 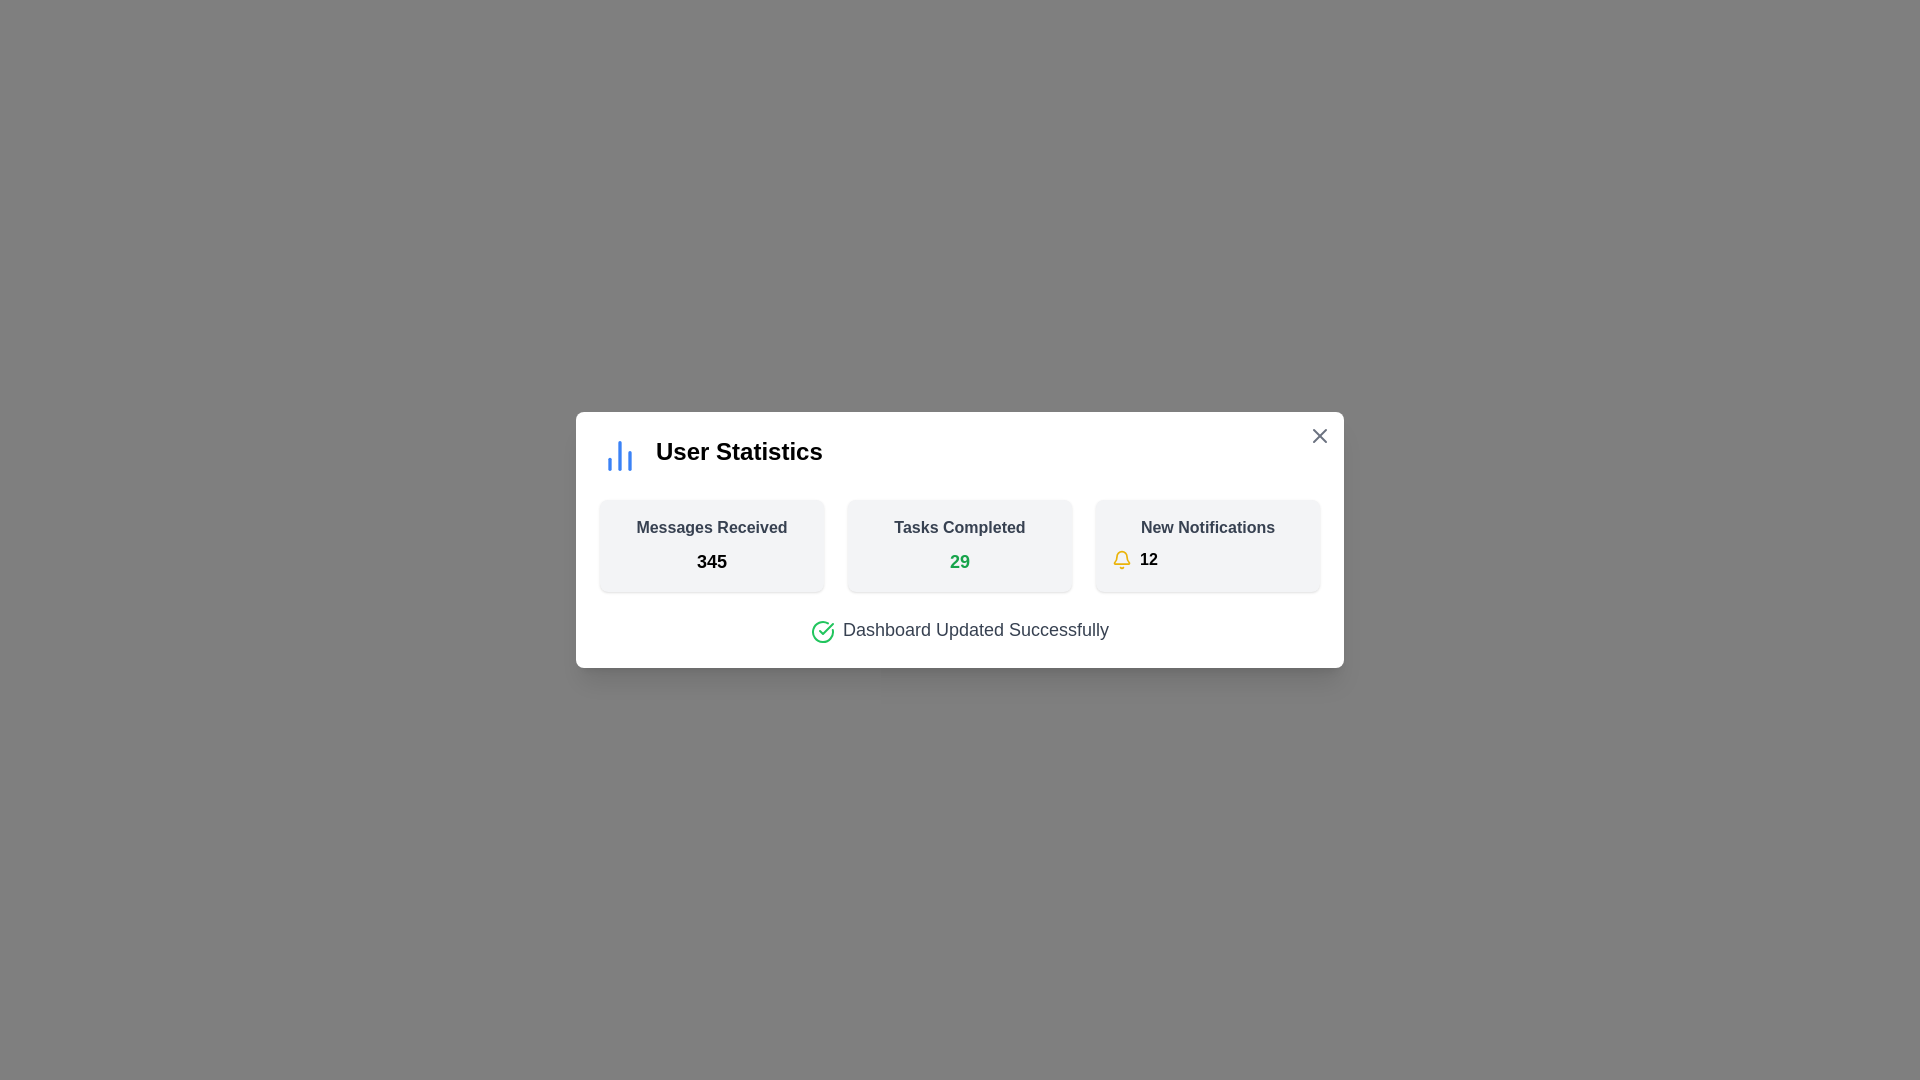 What do you see at coordinates (975, 628) in the screenshot?
I see `the confirmation message text label indicating a successful dashboard update, located at the bottom of the modal window under 'User Statistics', next to a green circular check icon` at bounding box center [975, 628].